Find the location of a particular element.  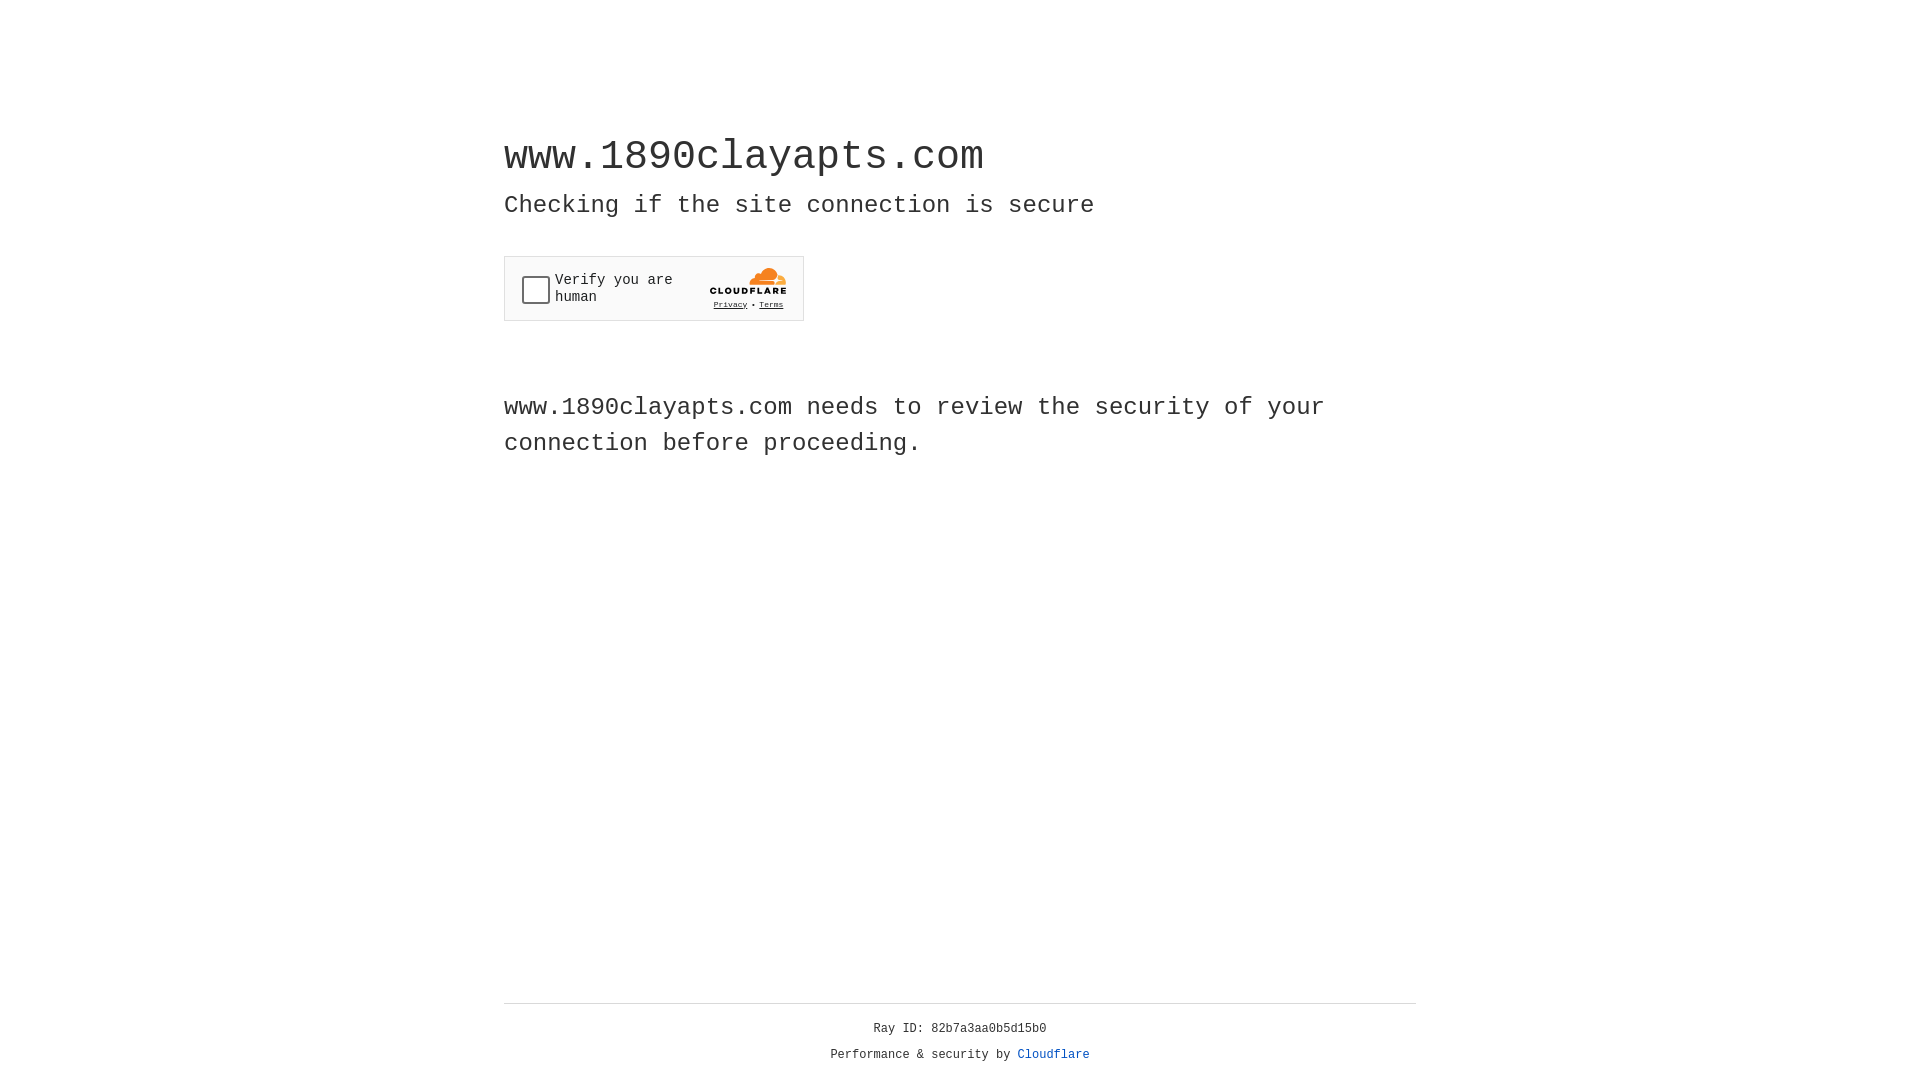

'Cloudflare' is located at coordinates (1053, 1054).